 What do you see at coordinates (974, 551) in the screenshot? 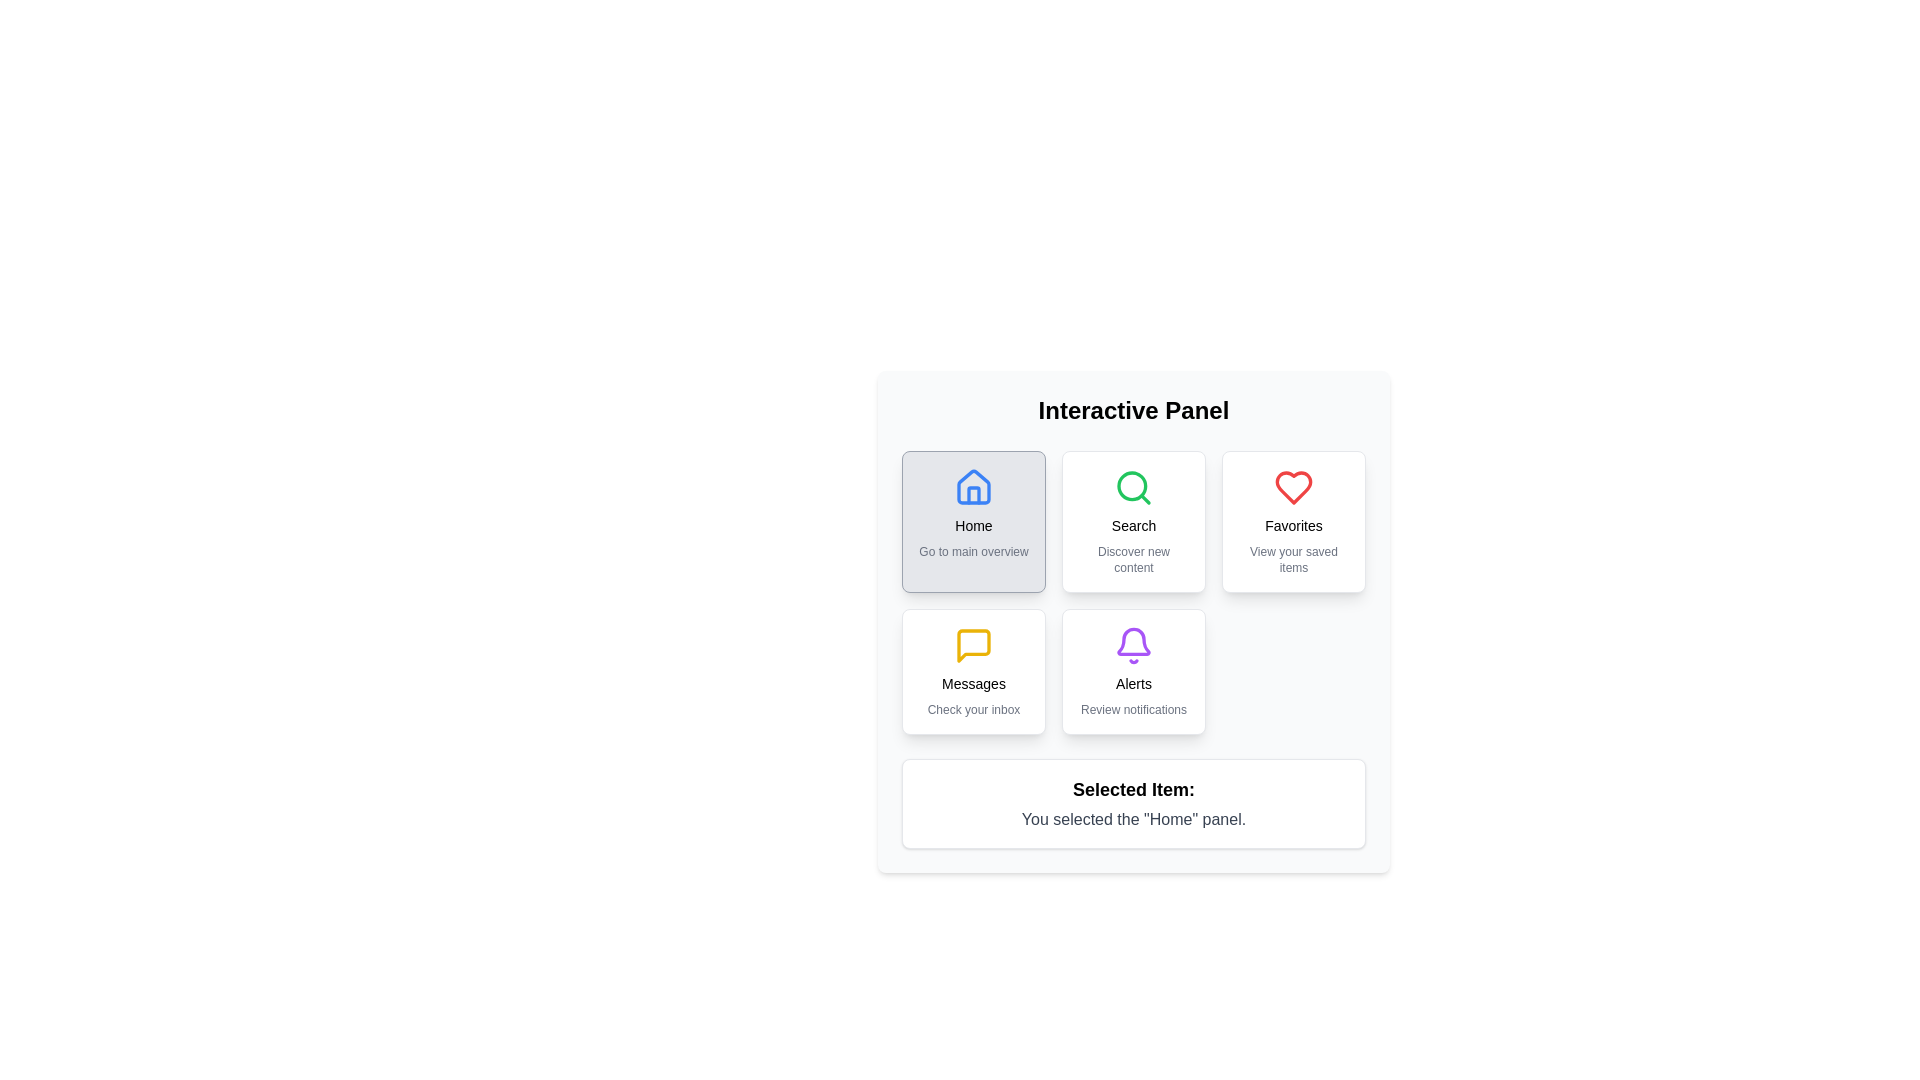
I see `small, light-gray text snippet that says 'Go to main overview' located at the bottom of the 'Home' card` at bounding box center [974, 551].